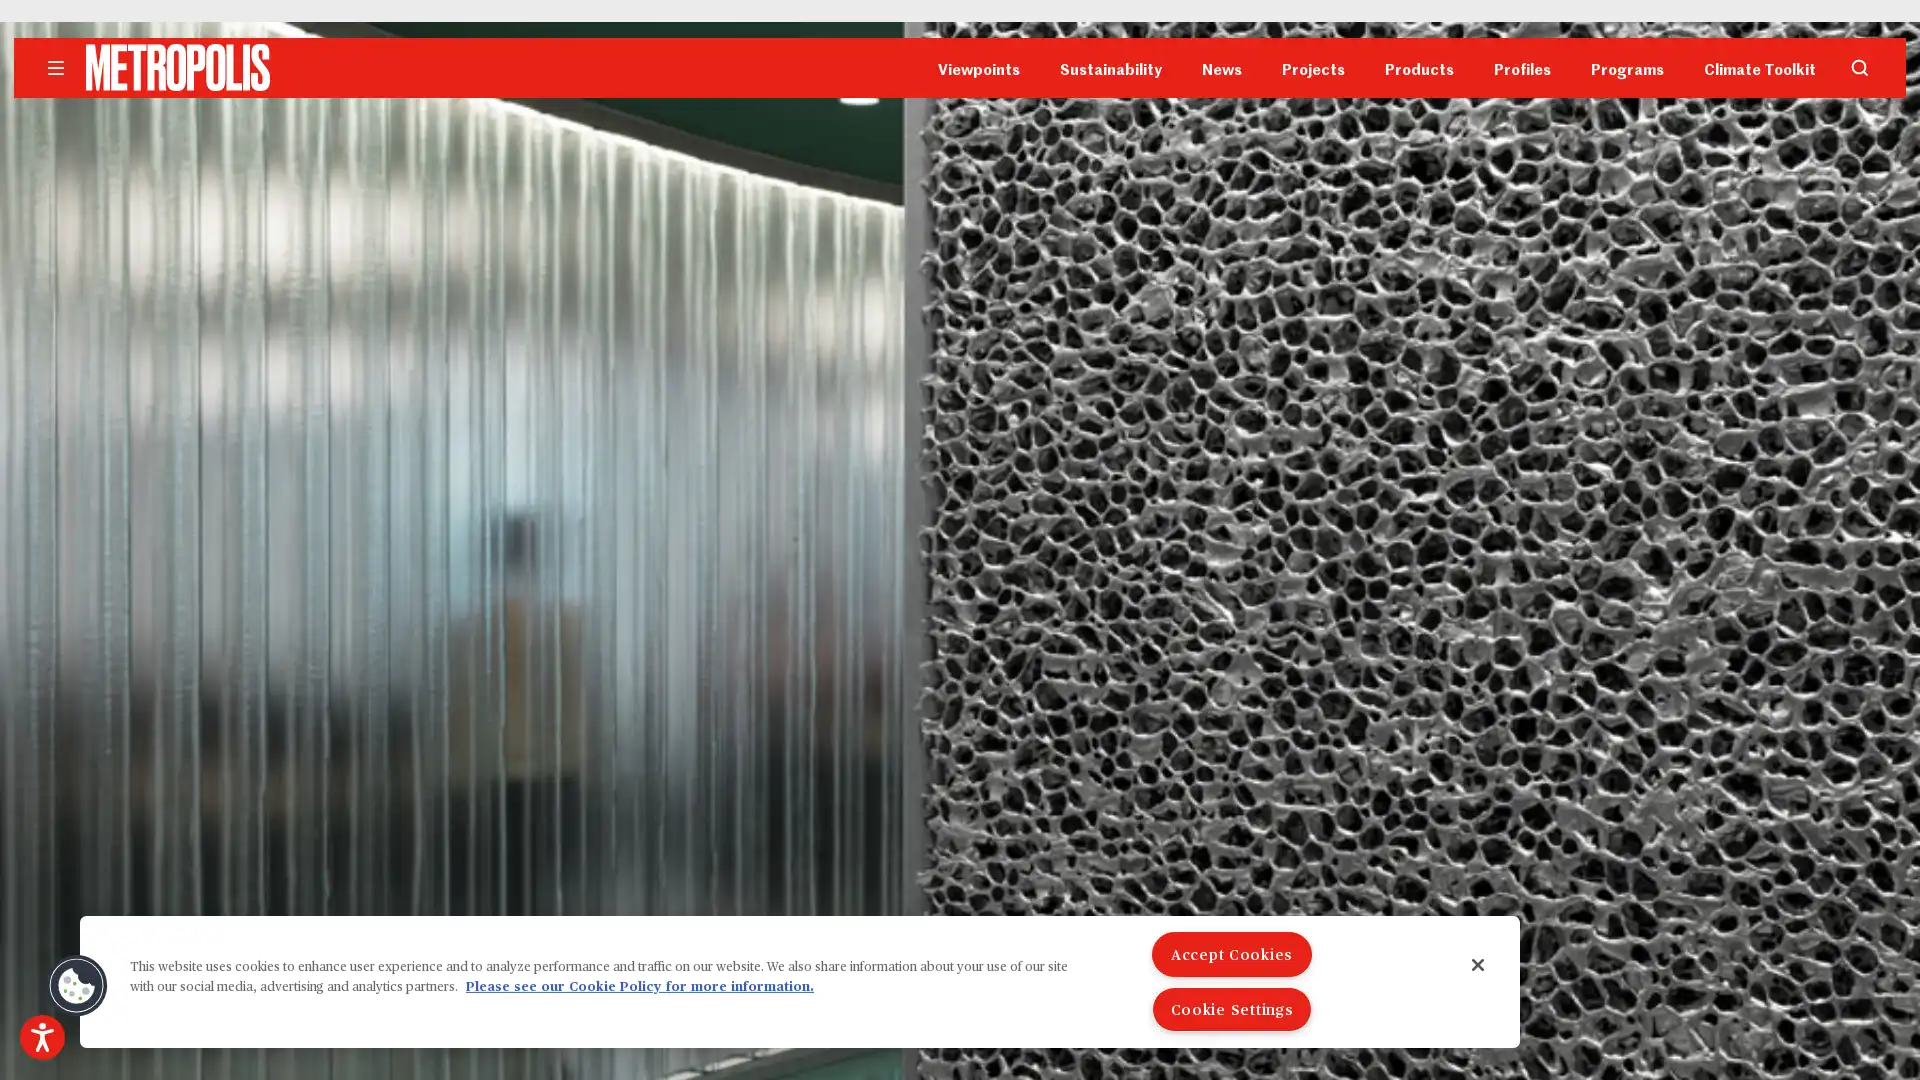  Describe the element at coordinates (1231, 1009) in the screenshot. I see `Cookie Settings` at that location.